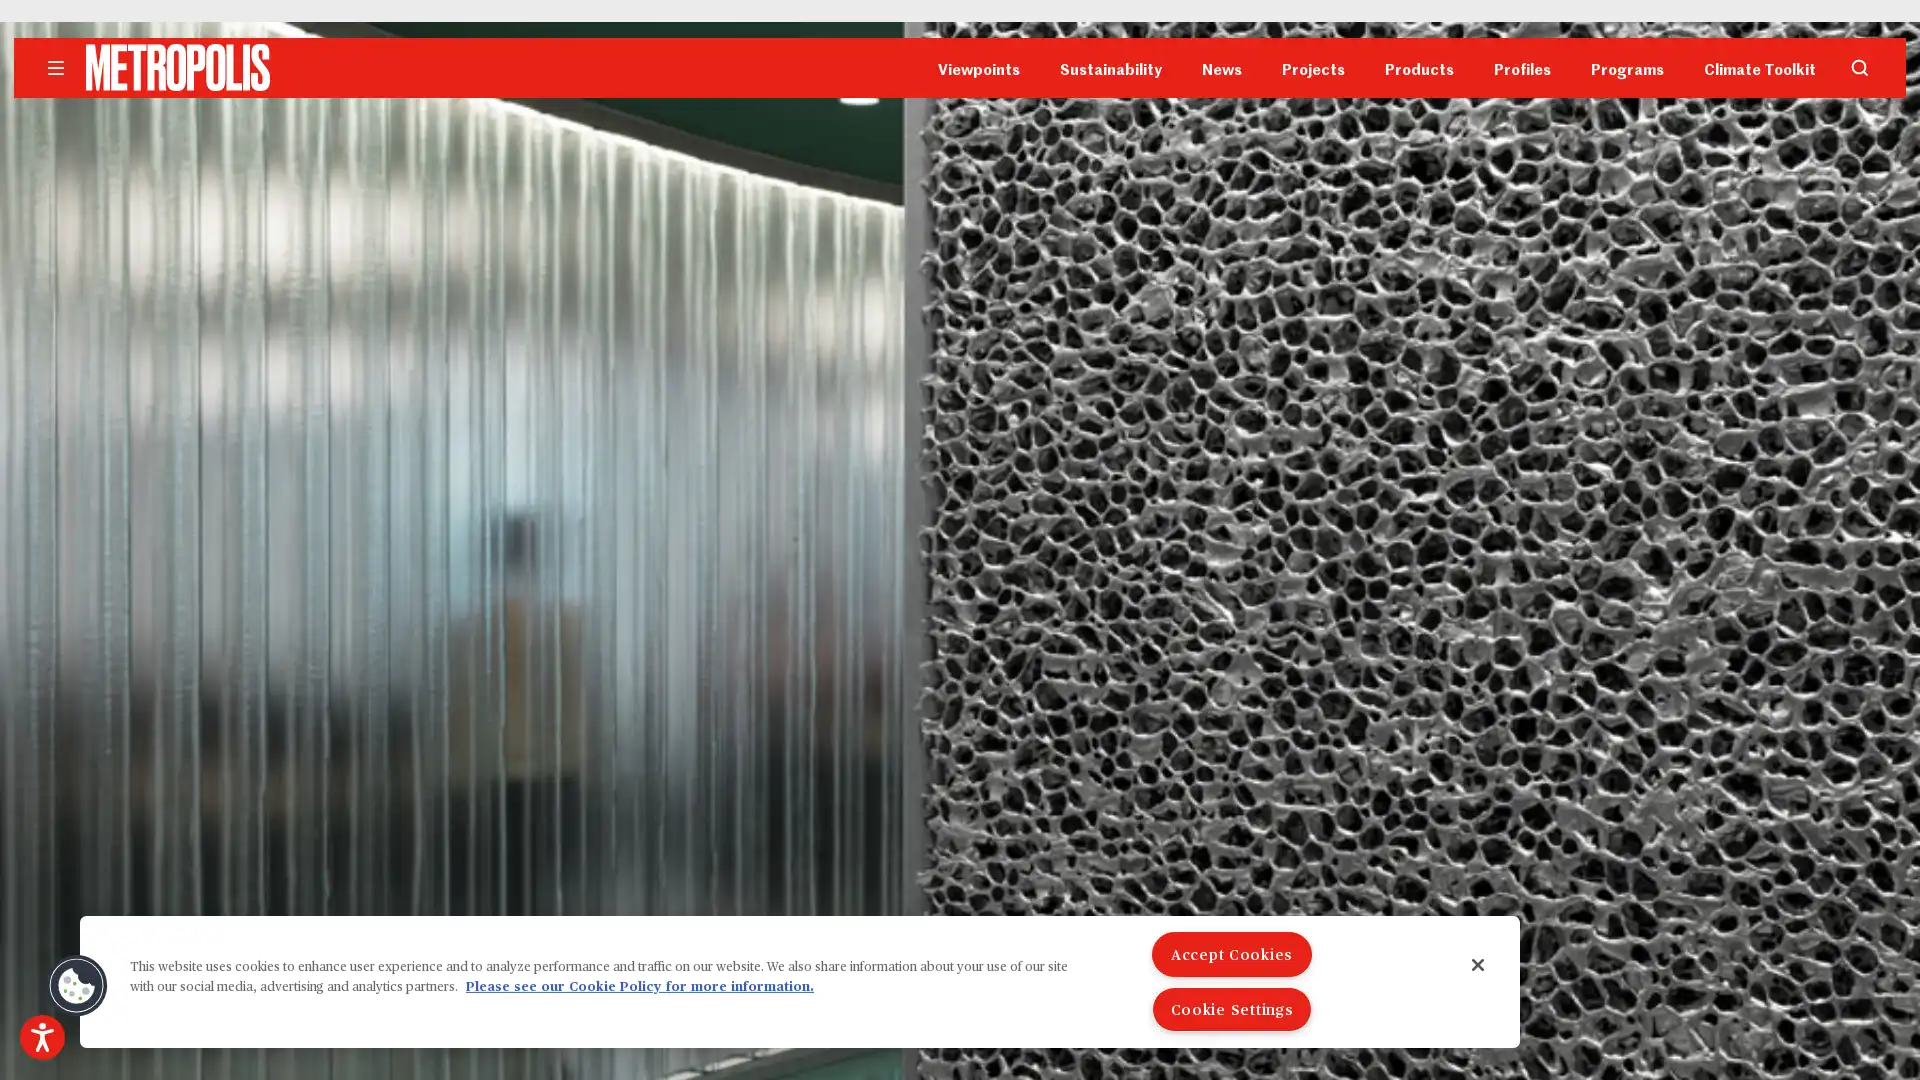  Describe the element at coordinates (1231, 1009) in the screenshot. I see `Cookie Settings` at that location.